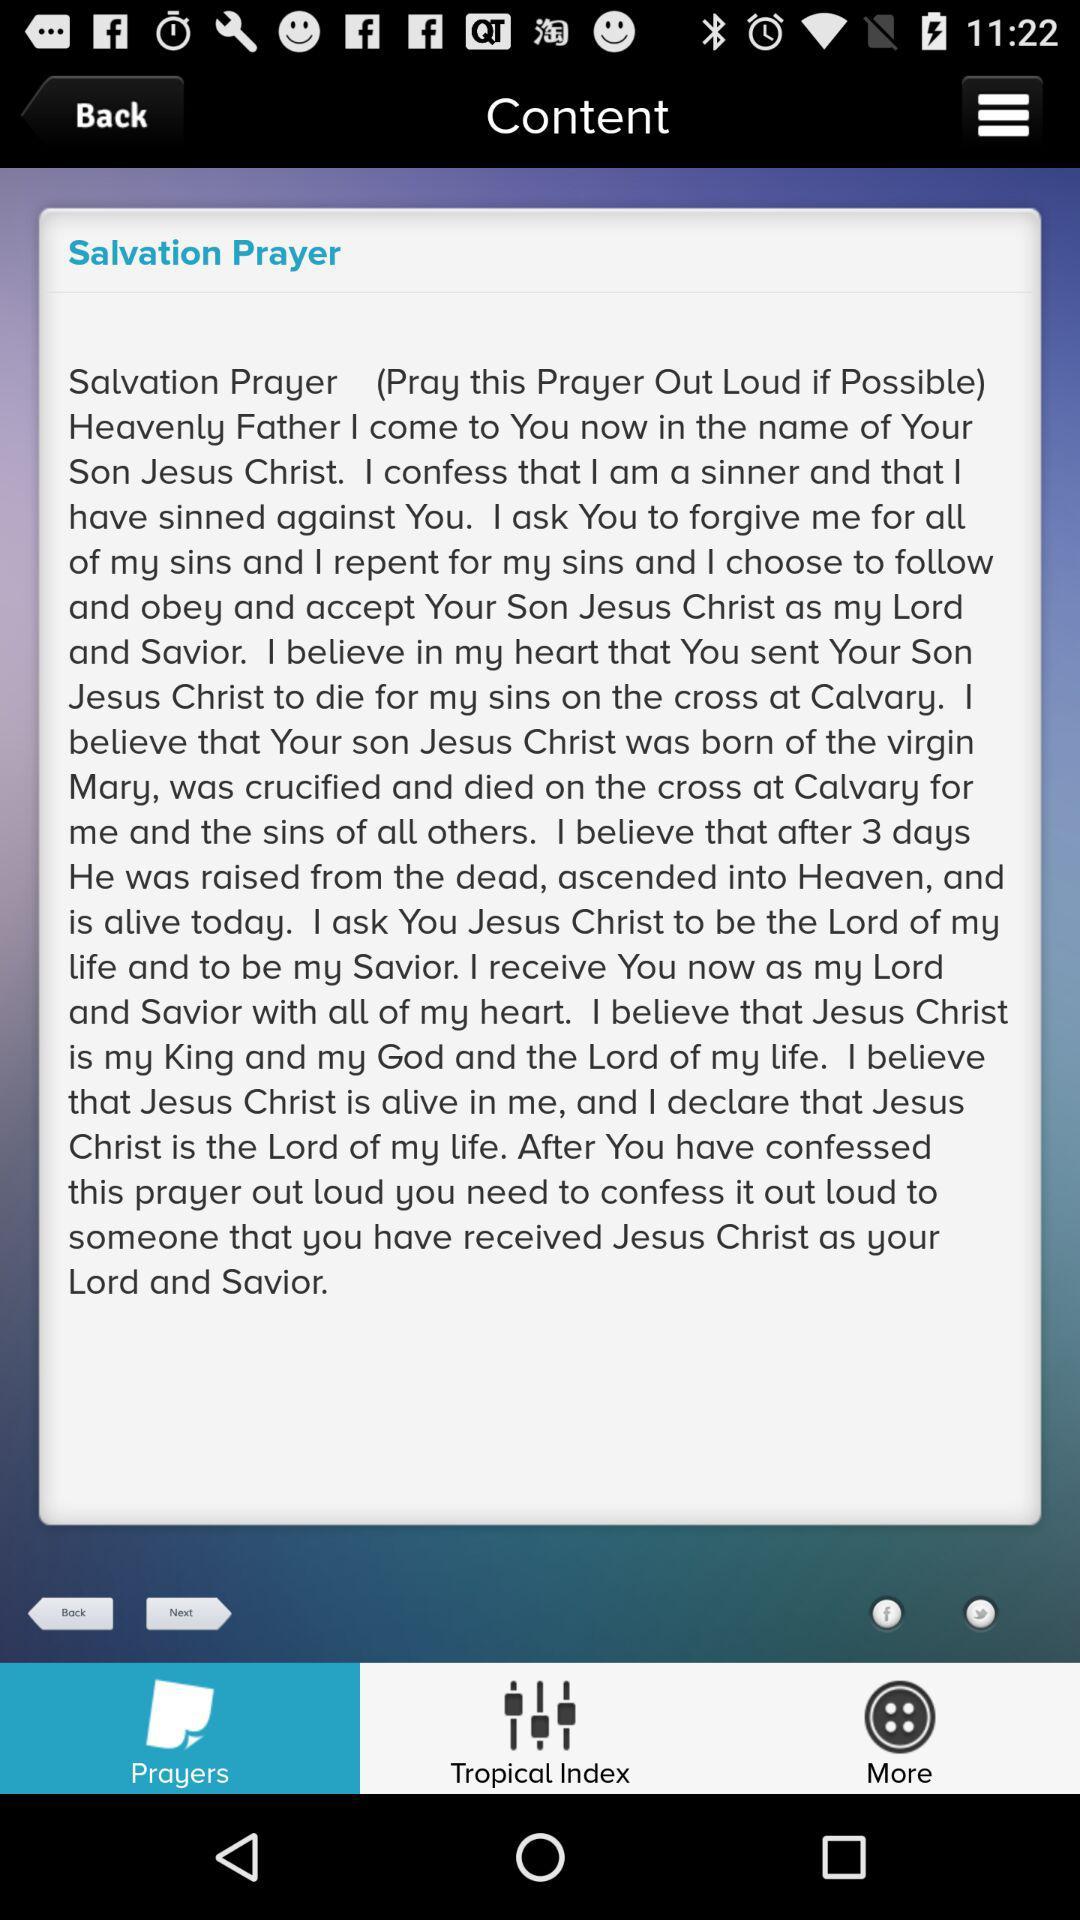 This screenshot has width=1080, height=1920. Describe the element at coordinates (885, 1613) in the screenshot. I see `item below the salvation prayer pray app` at that location.